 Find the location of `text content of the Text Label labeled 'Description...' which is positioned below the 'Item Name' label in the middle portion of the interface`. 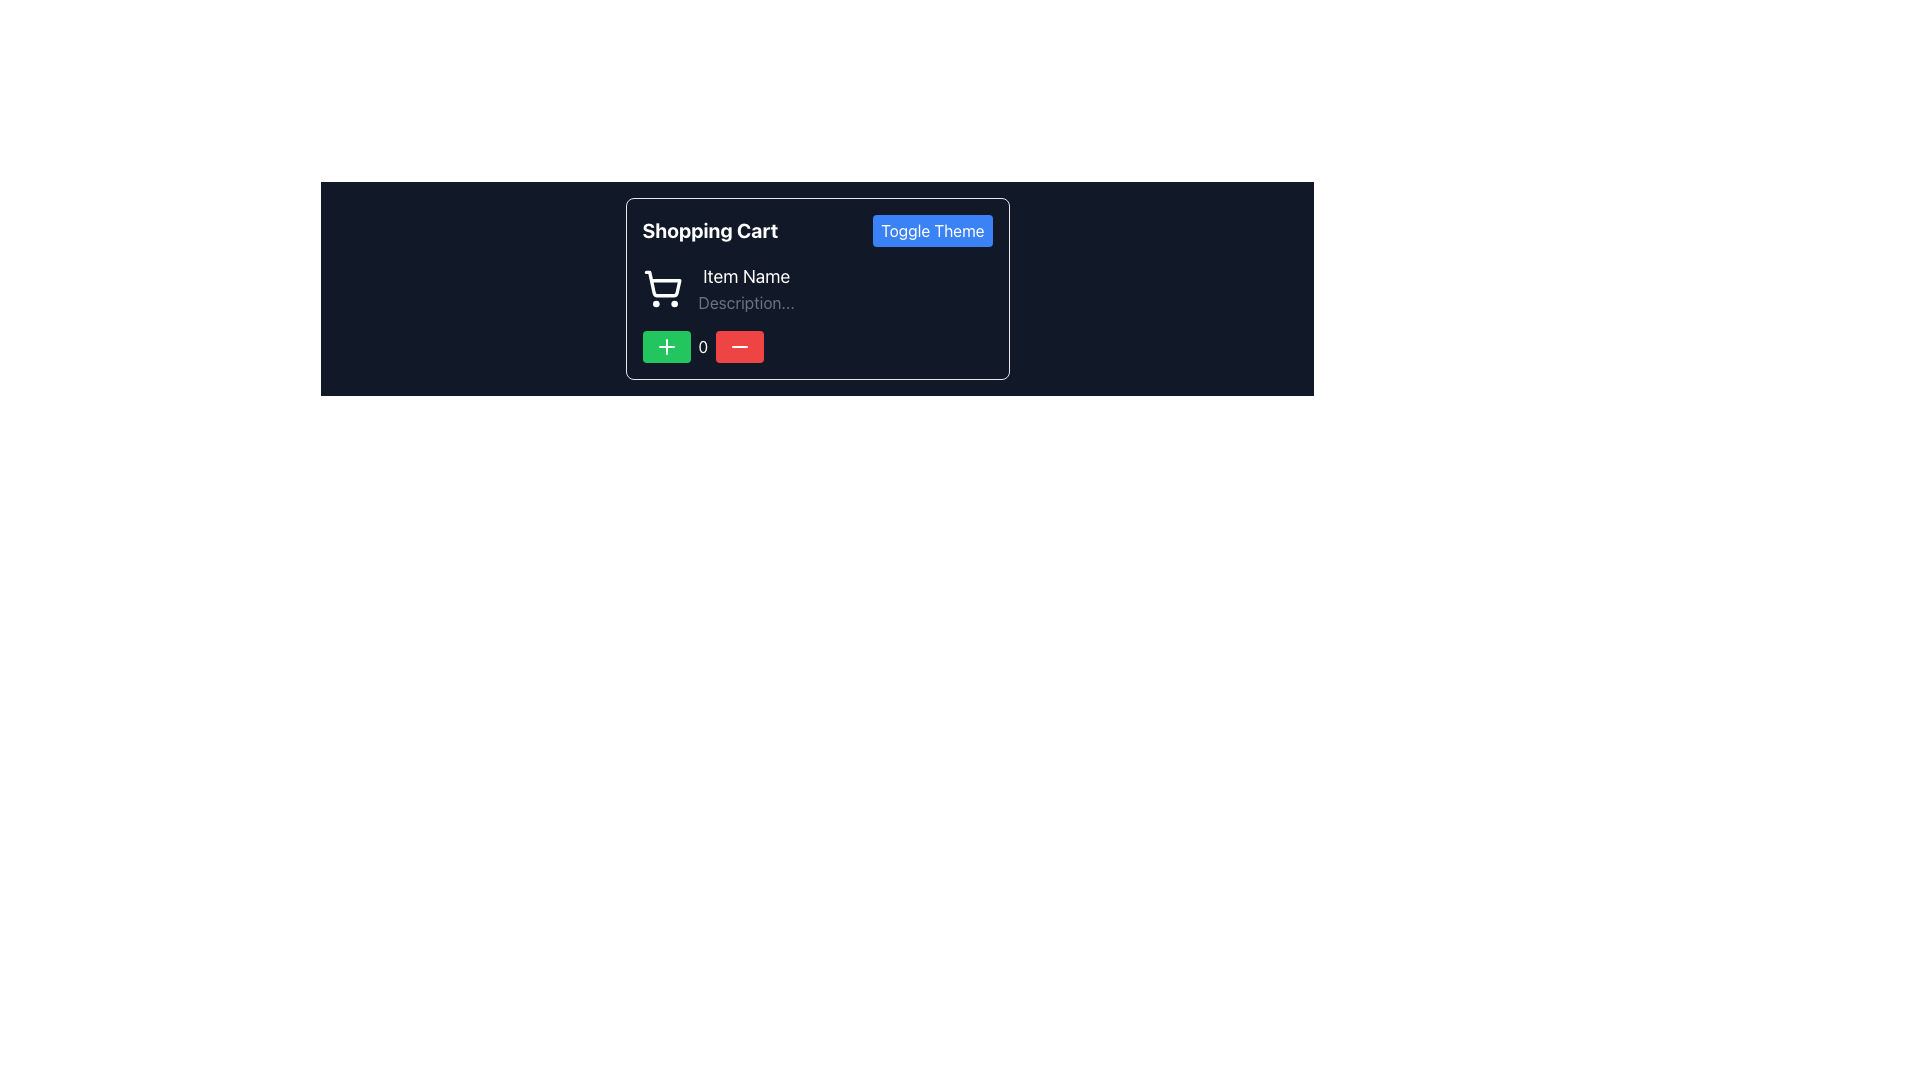

text content of the Text Label labeled 'Description...' which is positioned below the 'Item Name' label in the middle portion of the interface is located at coordinates (745, 303).